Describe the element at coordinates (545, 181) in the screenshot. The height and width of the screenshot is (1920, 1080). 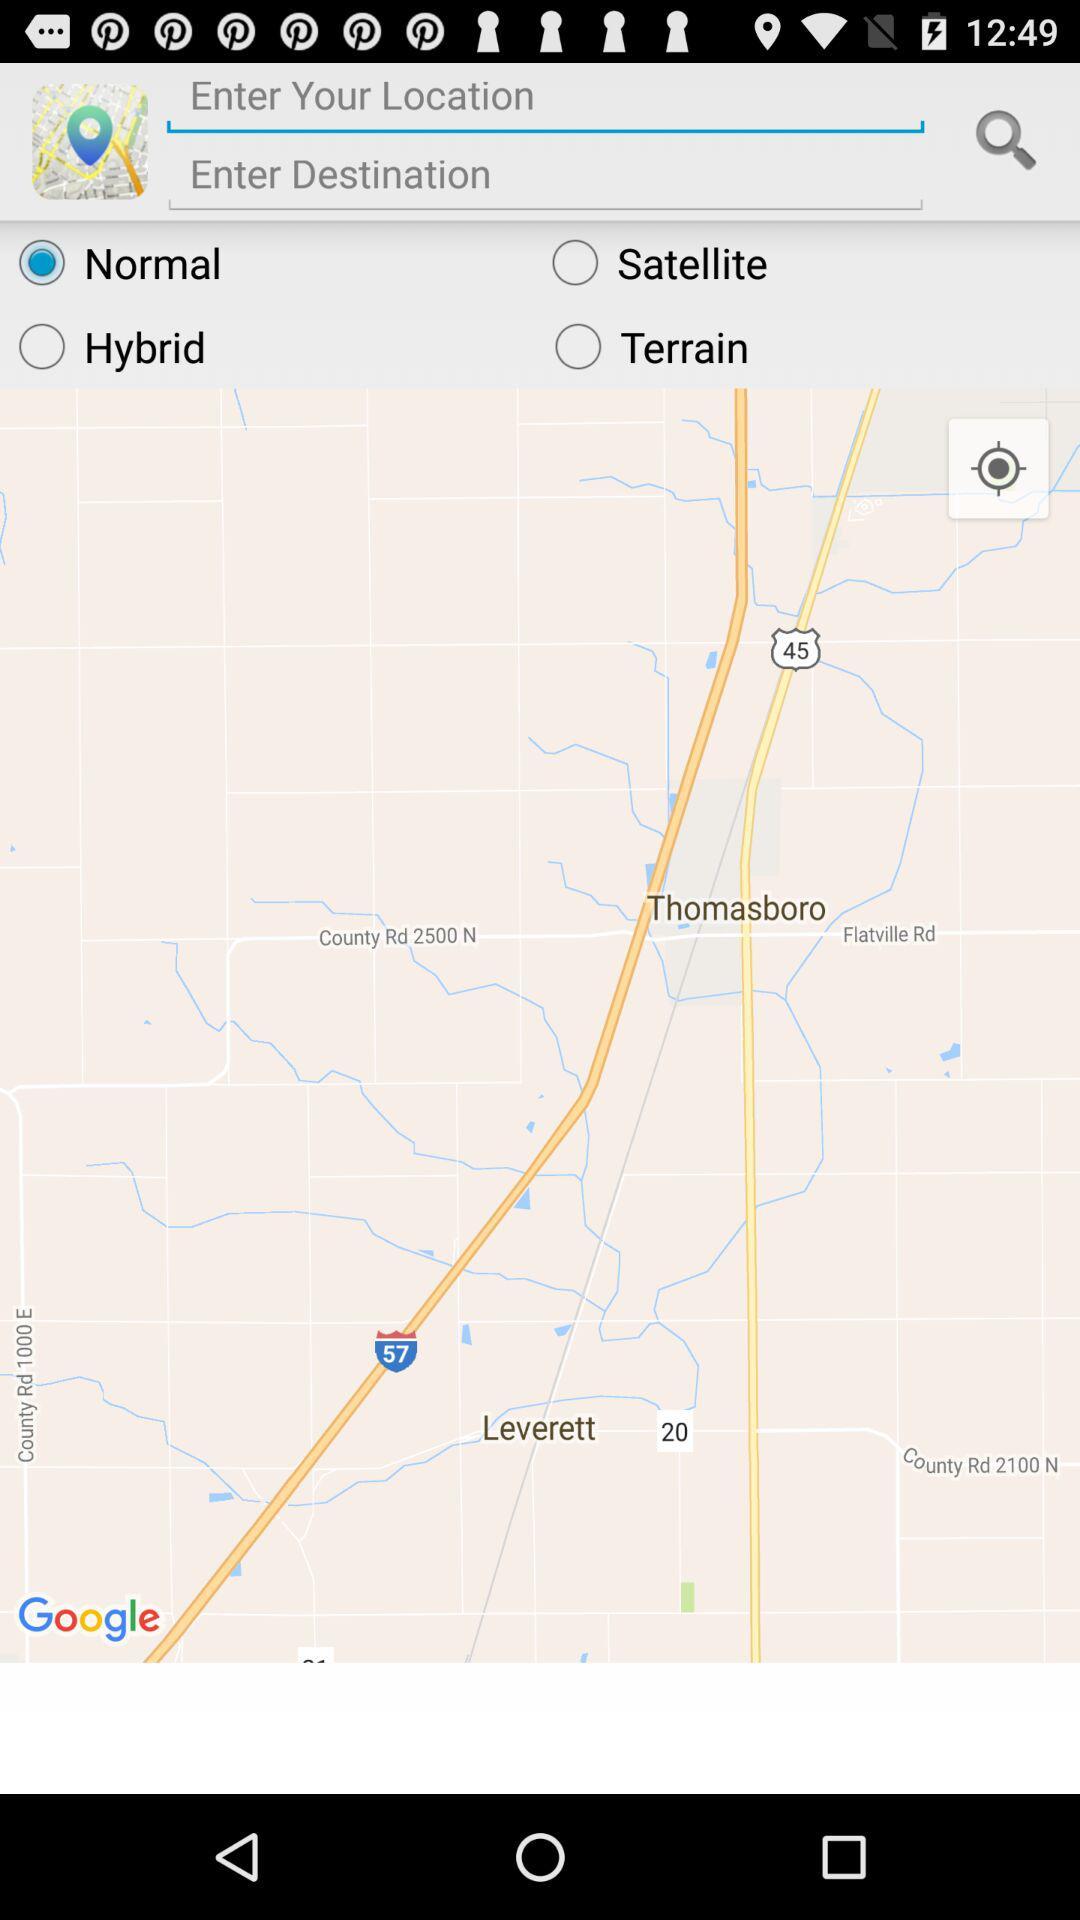
I see `final destination` at that location.